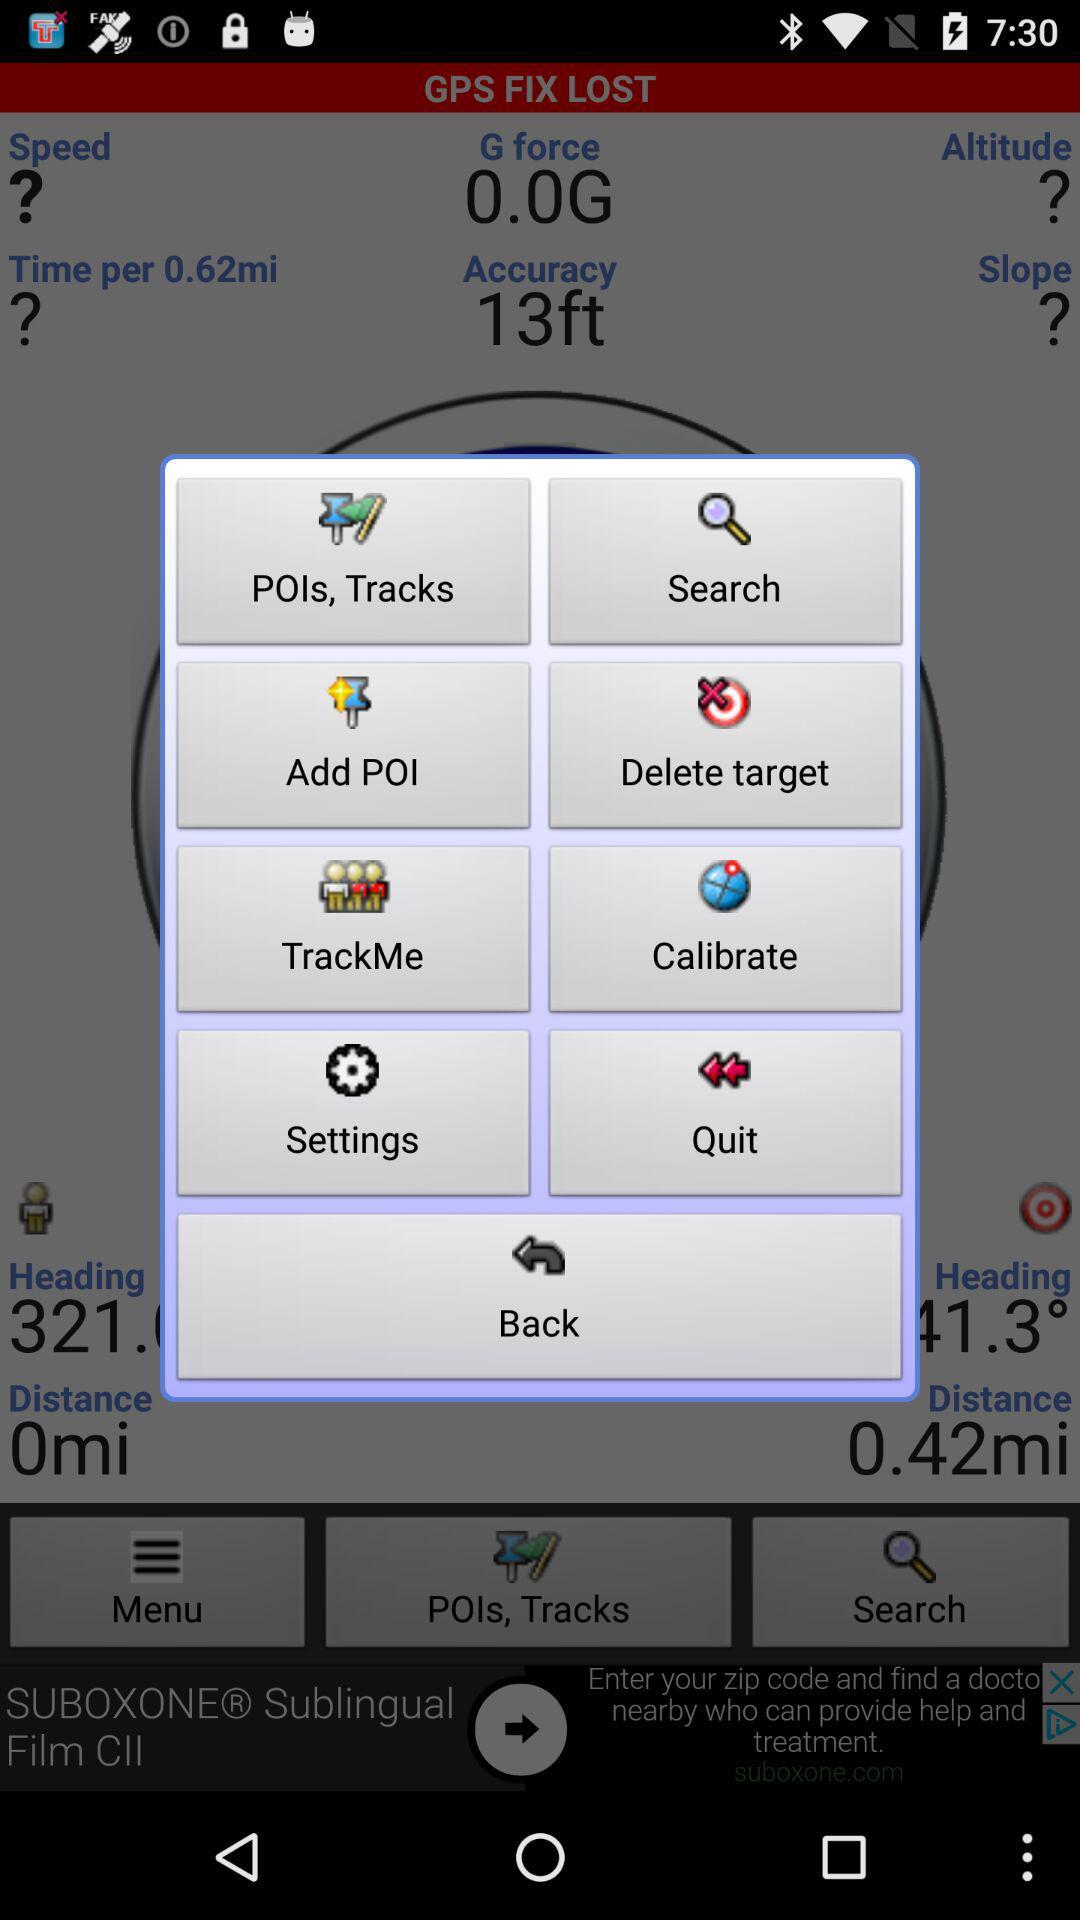  What do you see at coordinates (540, 1302) in the screenshot?
I see `button below settings button` at bounding box center [540, 1302].